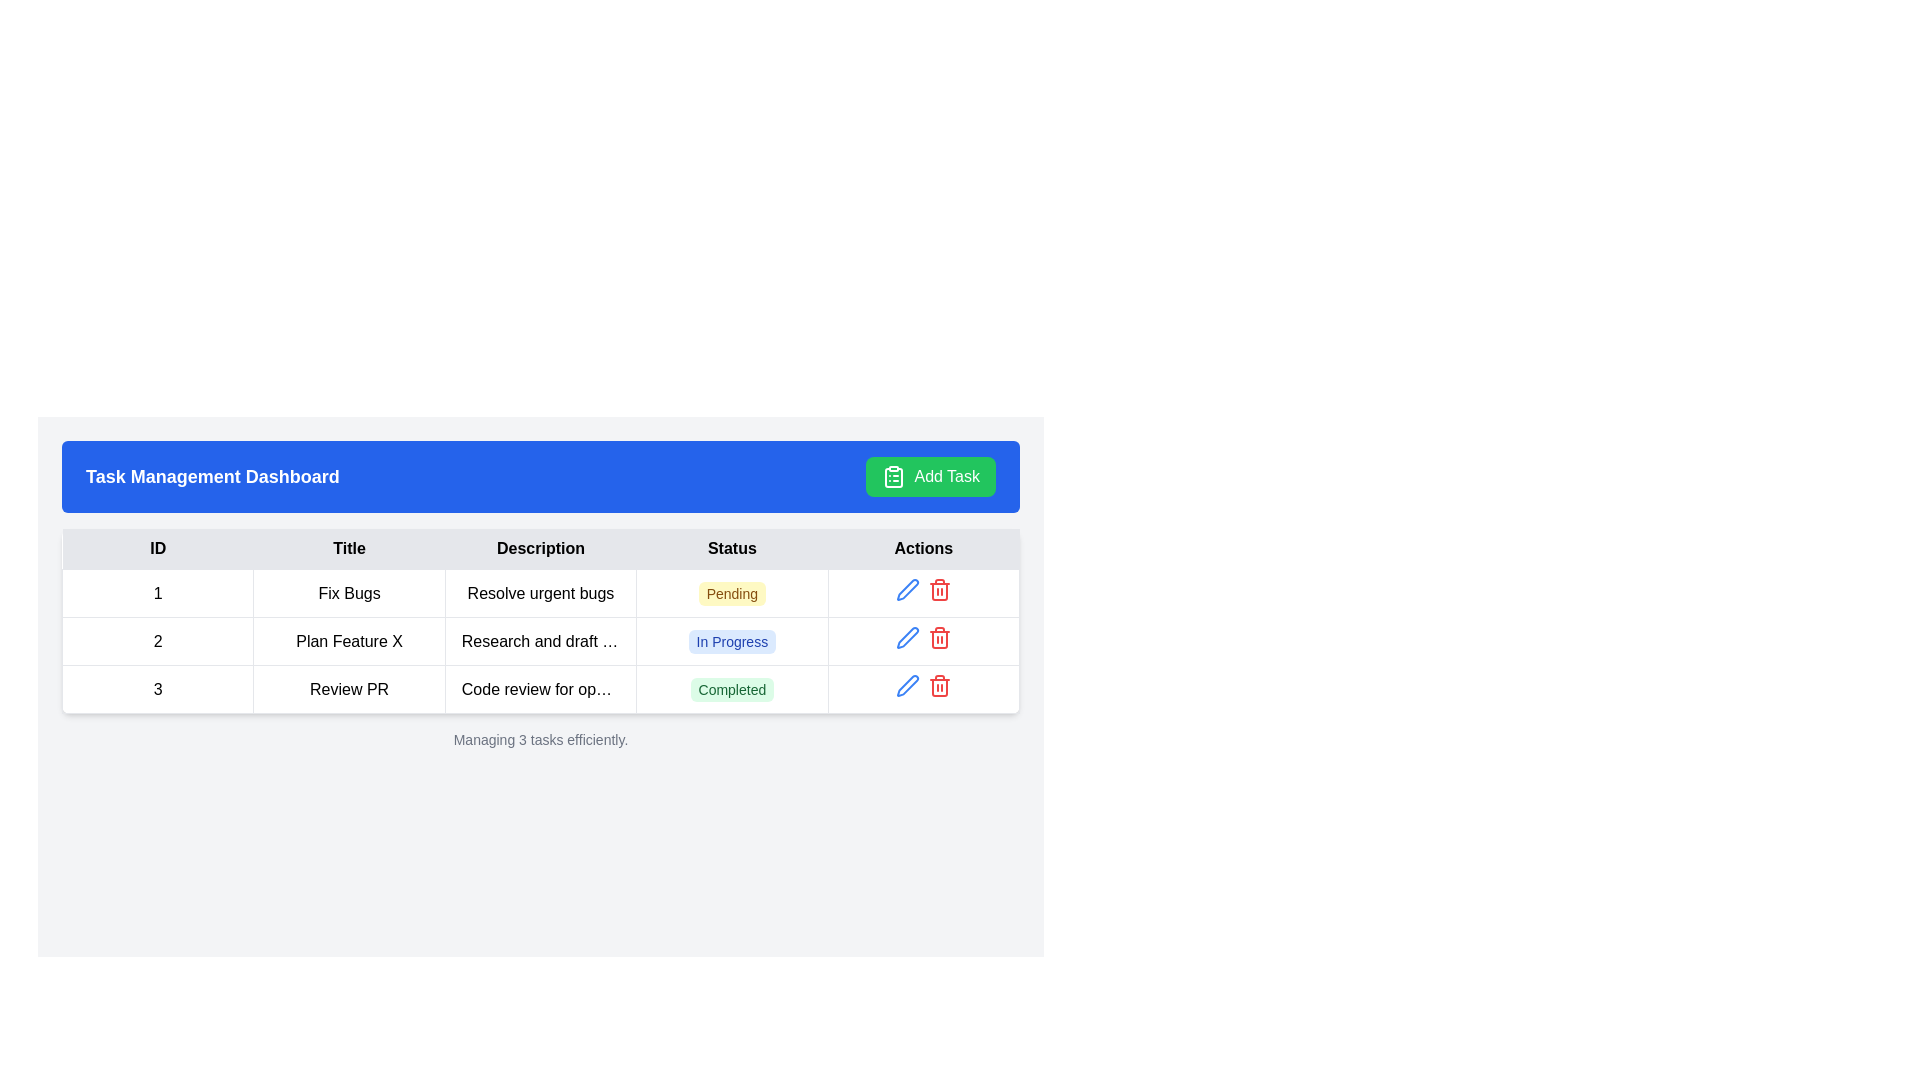 The image size is (1920, 1080). Describe the element at coordinates (731, 592) in the screenshot. I see `status indicated by the text label displaying 'Pending' with a yellow background and rounded corners in the 'Status' column of the table row labeled '1', Title 'Fix Bugs'` at that location.